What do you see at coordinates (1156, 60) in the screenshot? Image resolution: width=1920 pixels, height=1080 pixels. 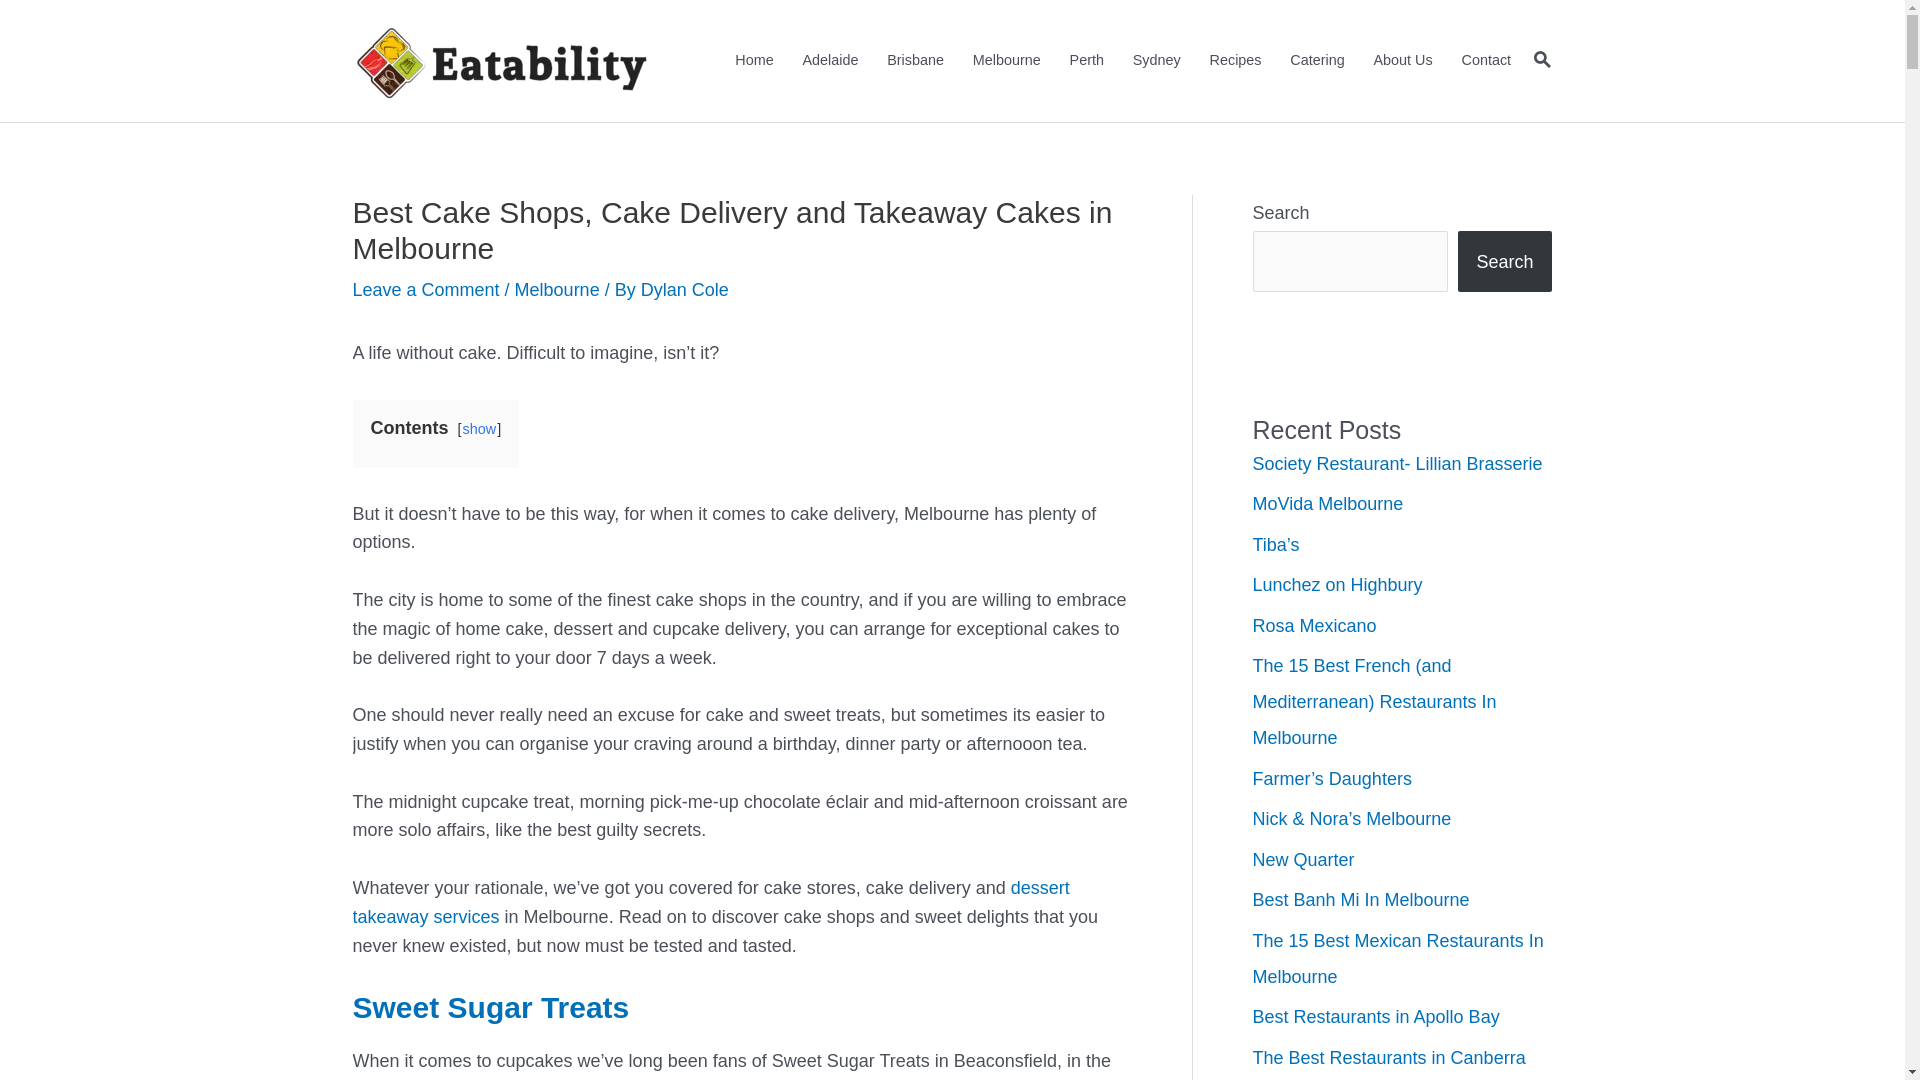 I see `'Sydney'` at bounding box center [1156, 60].